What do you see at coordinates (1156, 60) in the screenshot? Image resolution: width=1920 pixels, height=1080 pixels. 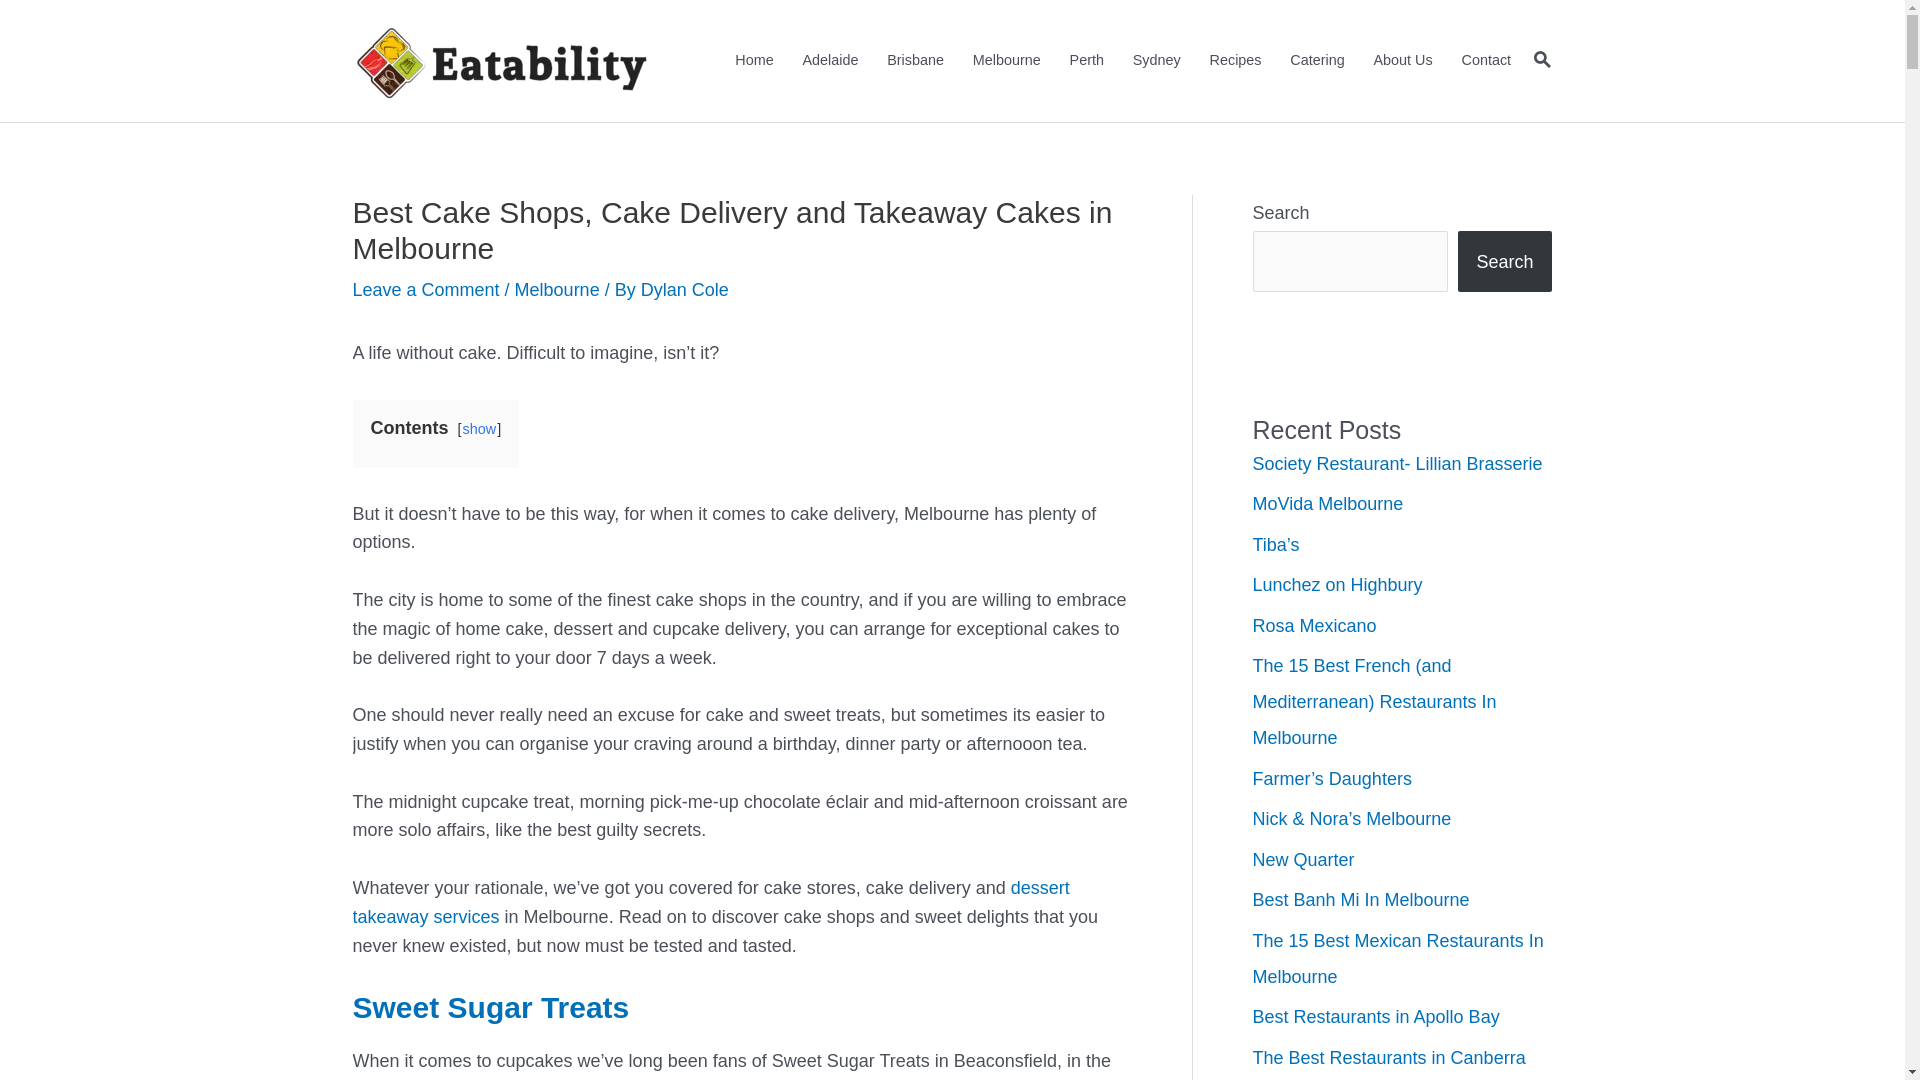 I see `'Sydney'` at bounding box center [1156, 60].